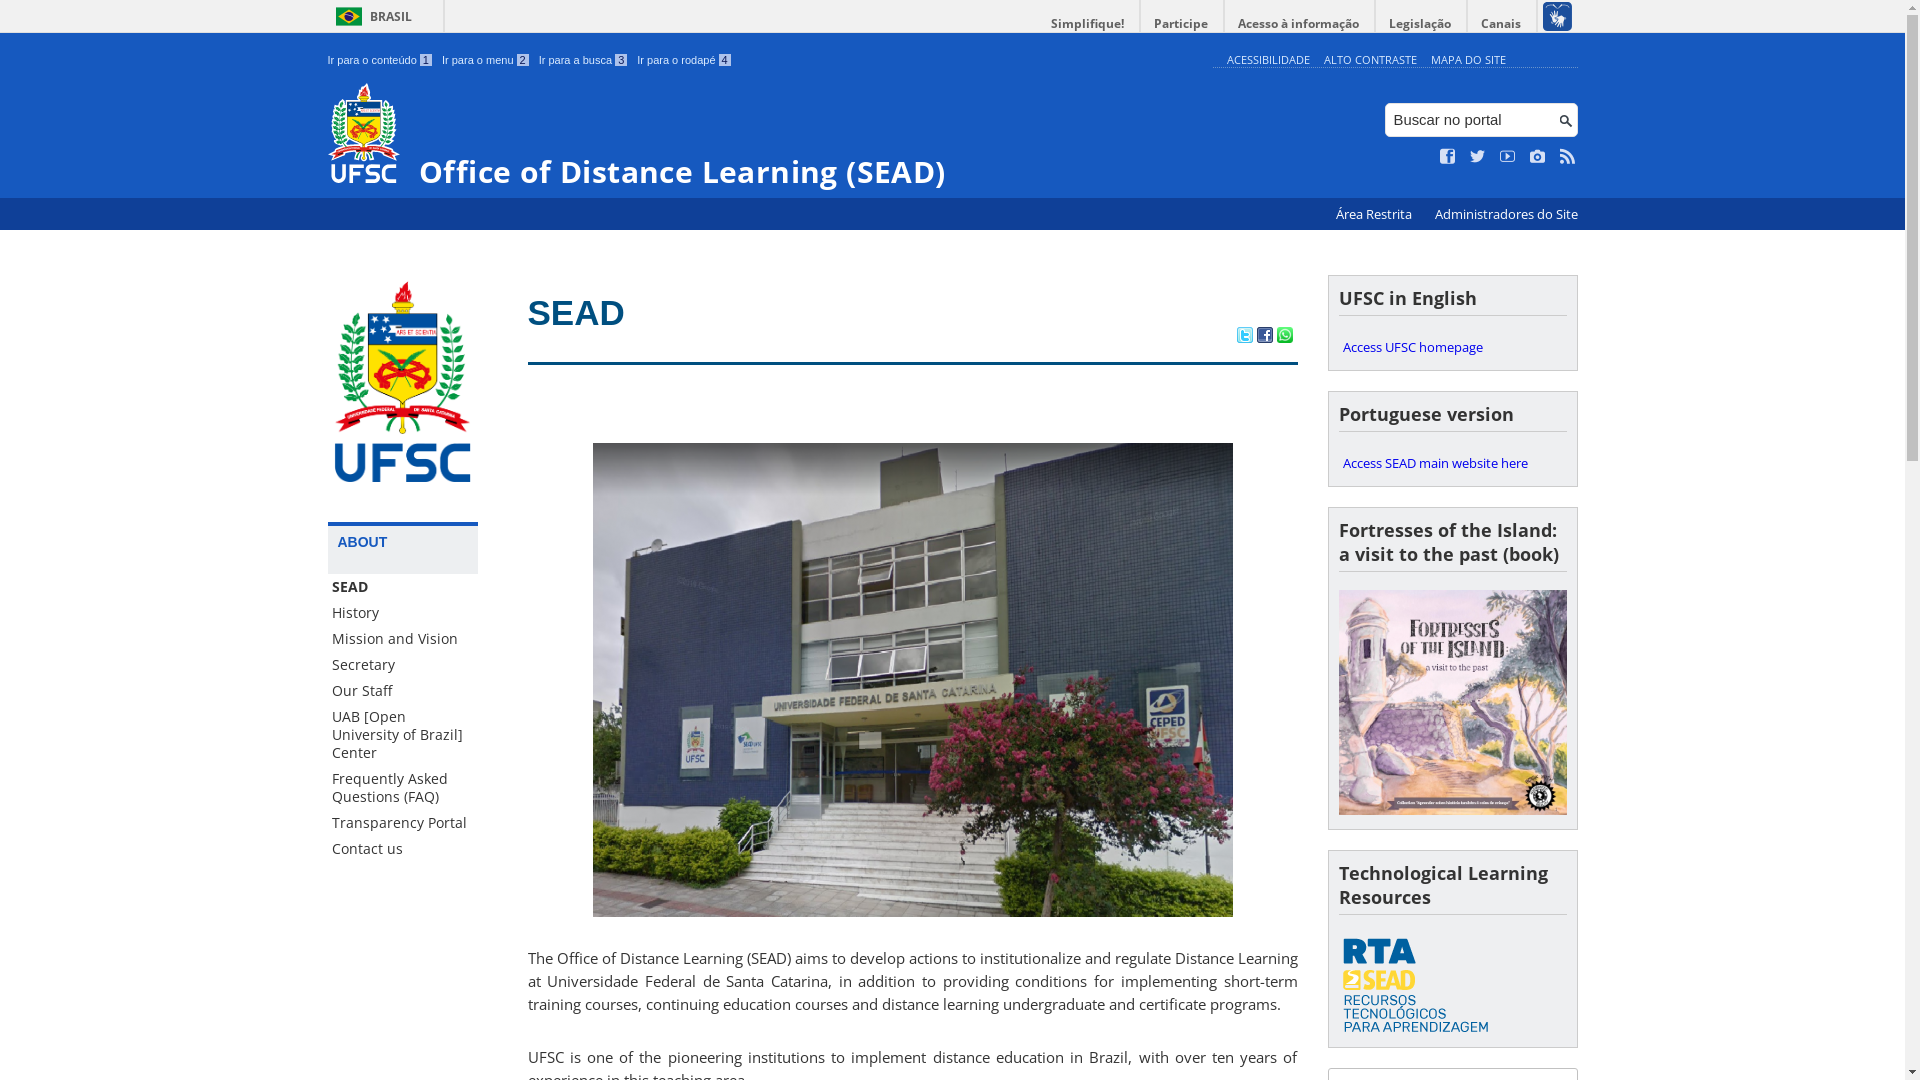 The width and height of the screenshot is (1920, 1080). I want to click on 'BRASIL', so click(370, 16).